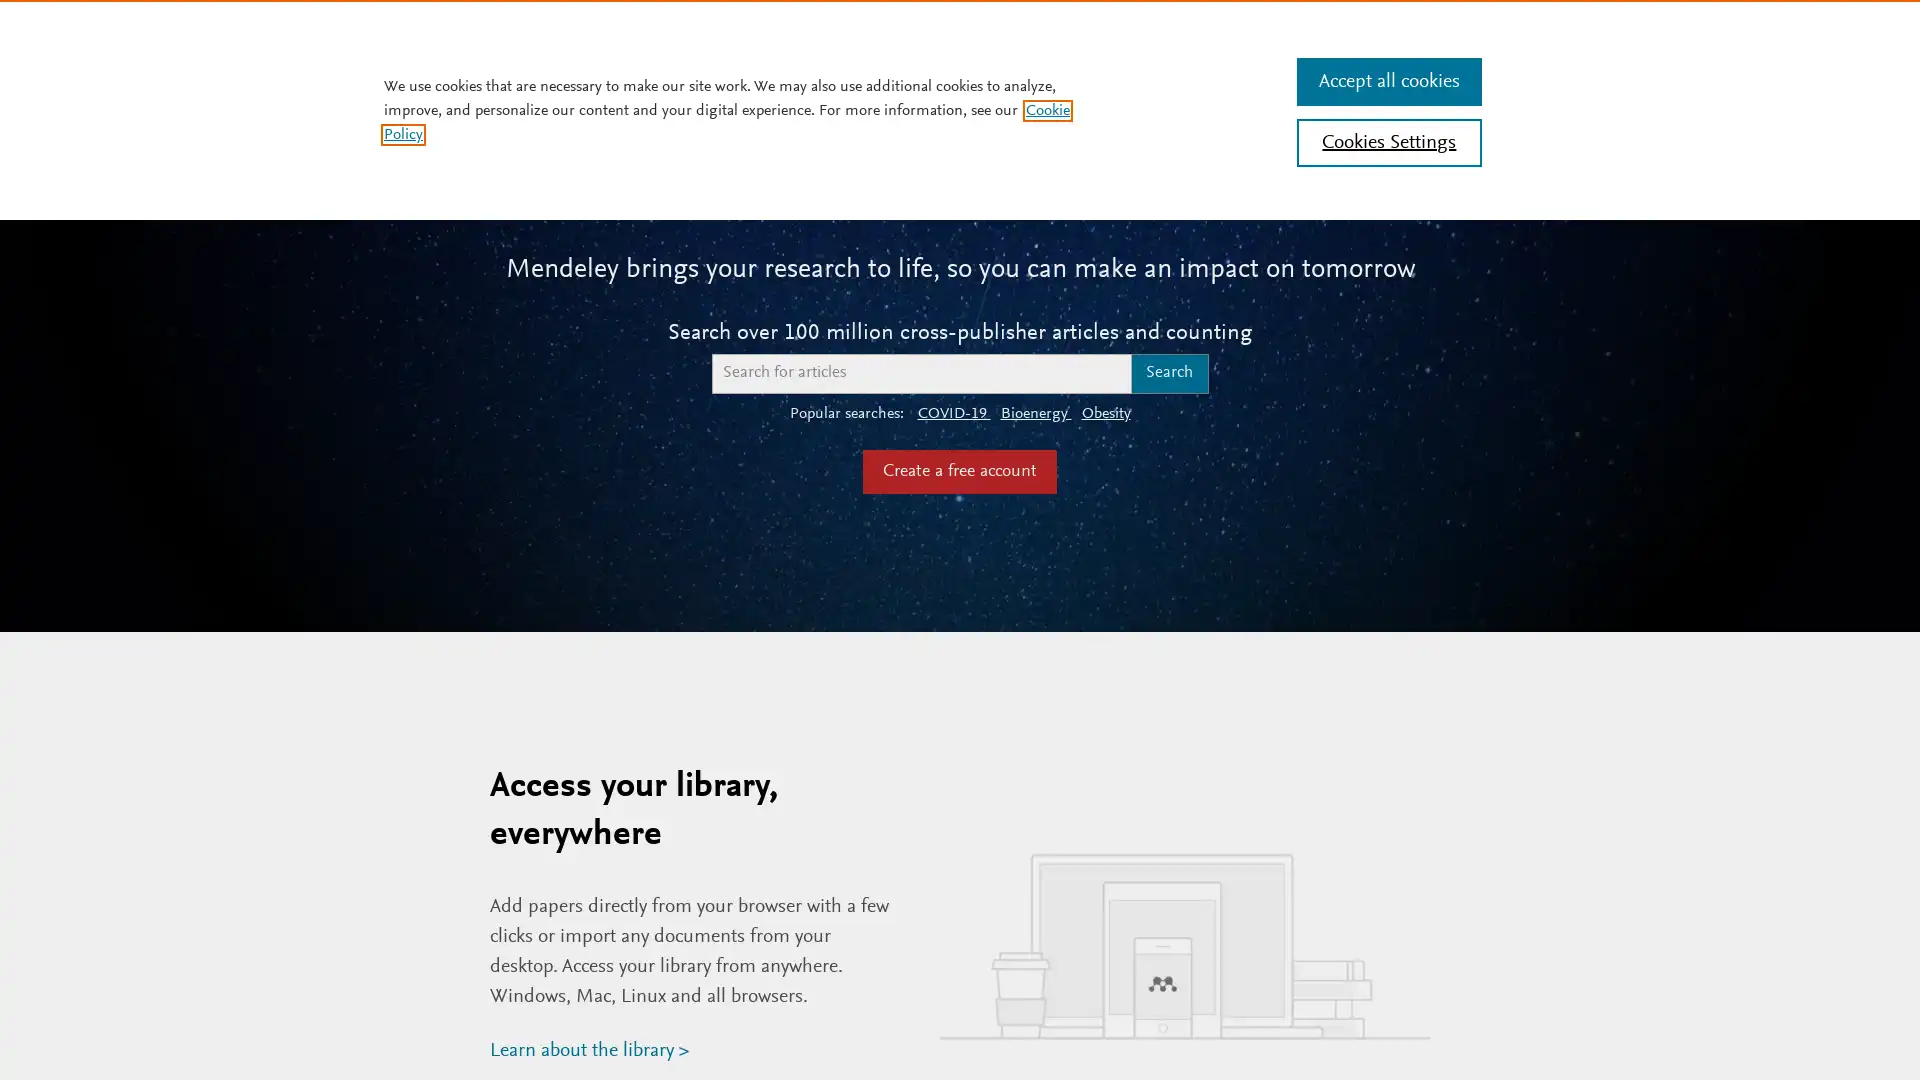  I want to click on Cookies Settings, so click(1387, 141).